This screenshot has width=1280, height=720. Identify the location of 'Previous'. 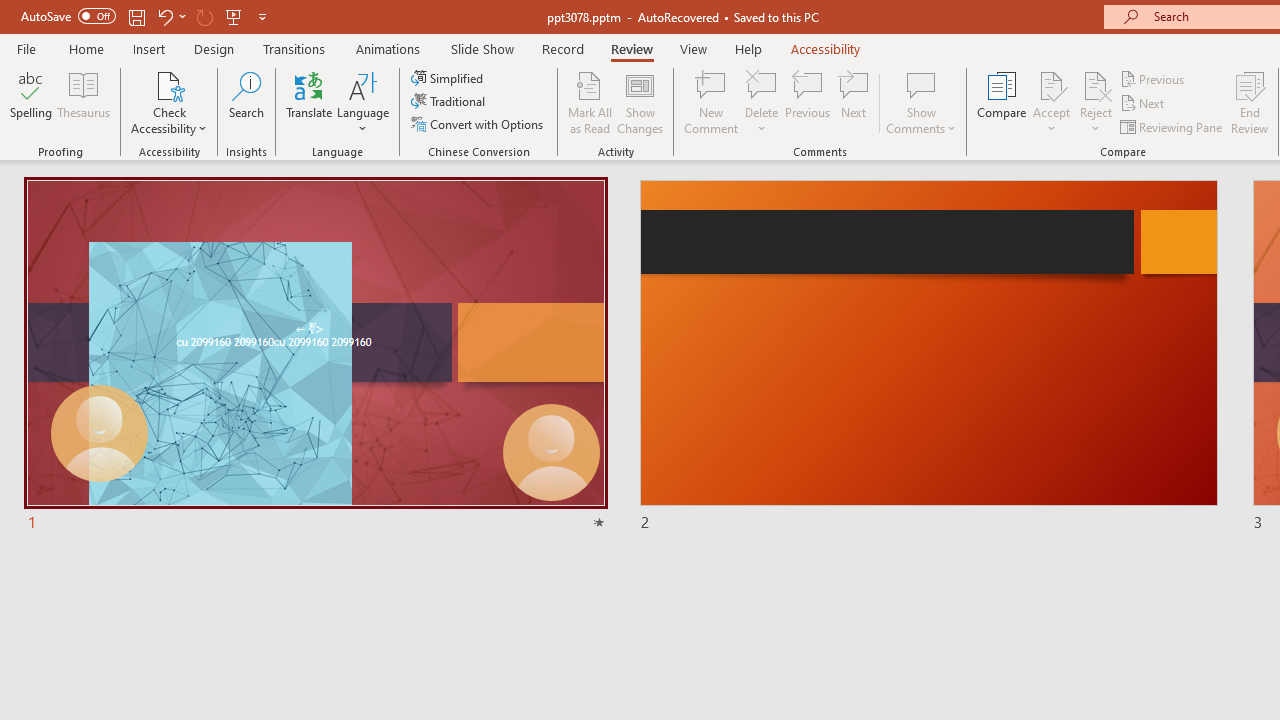
(1153, 78).